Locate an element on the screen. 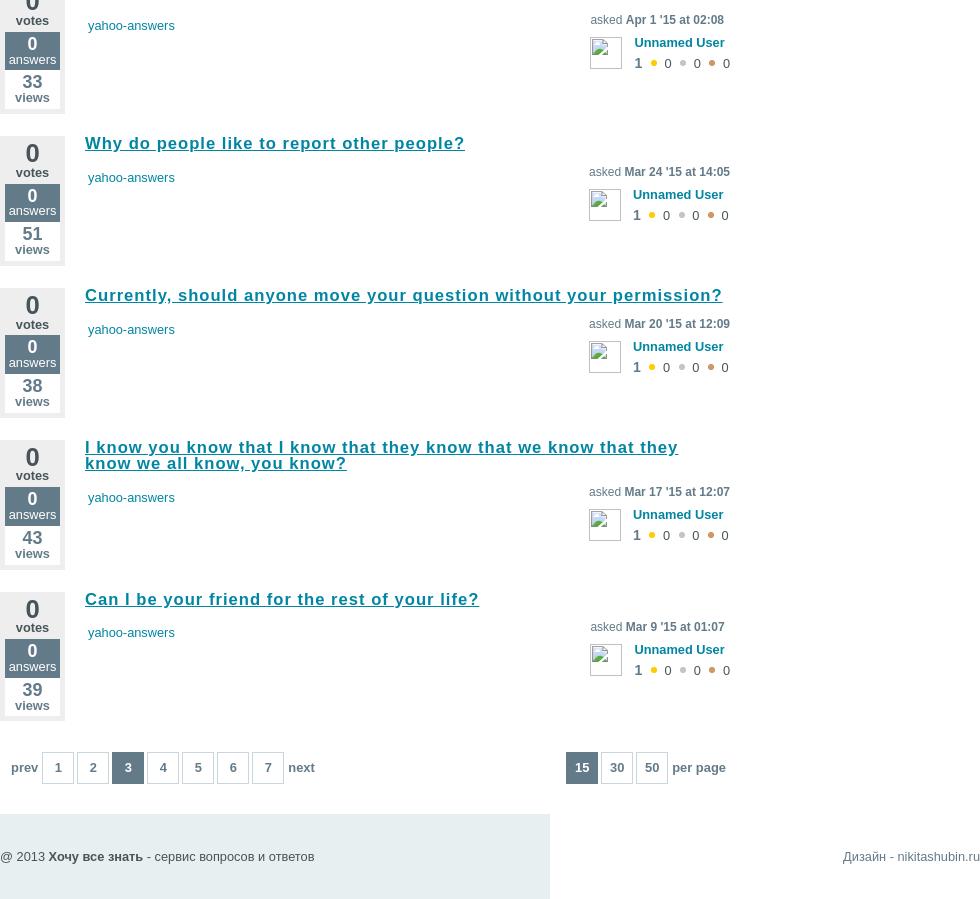 The height and width of the screenshot is (899, 980). '39' is located at coordinates (32, 687).